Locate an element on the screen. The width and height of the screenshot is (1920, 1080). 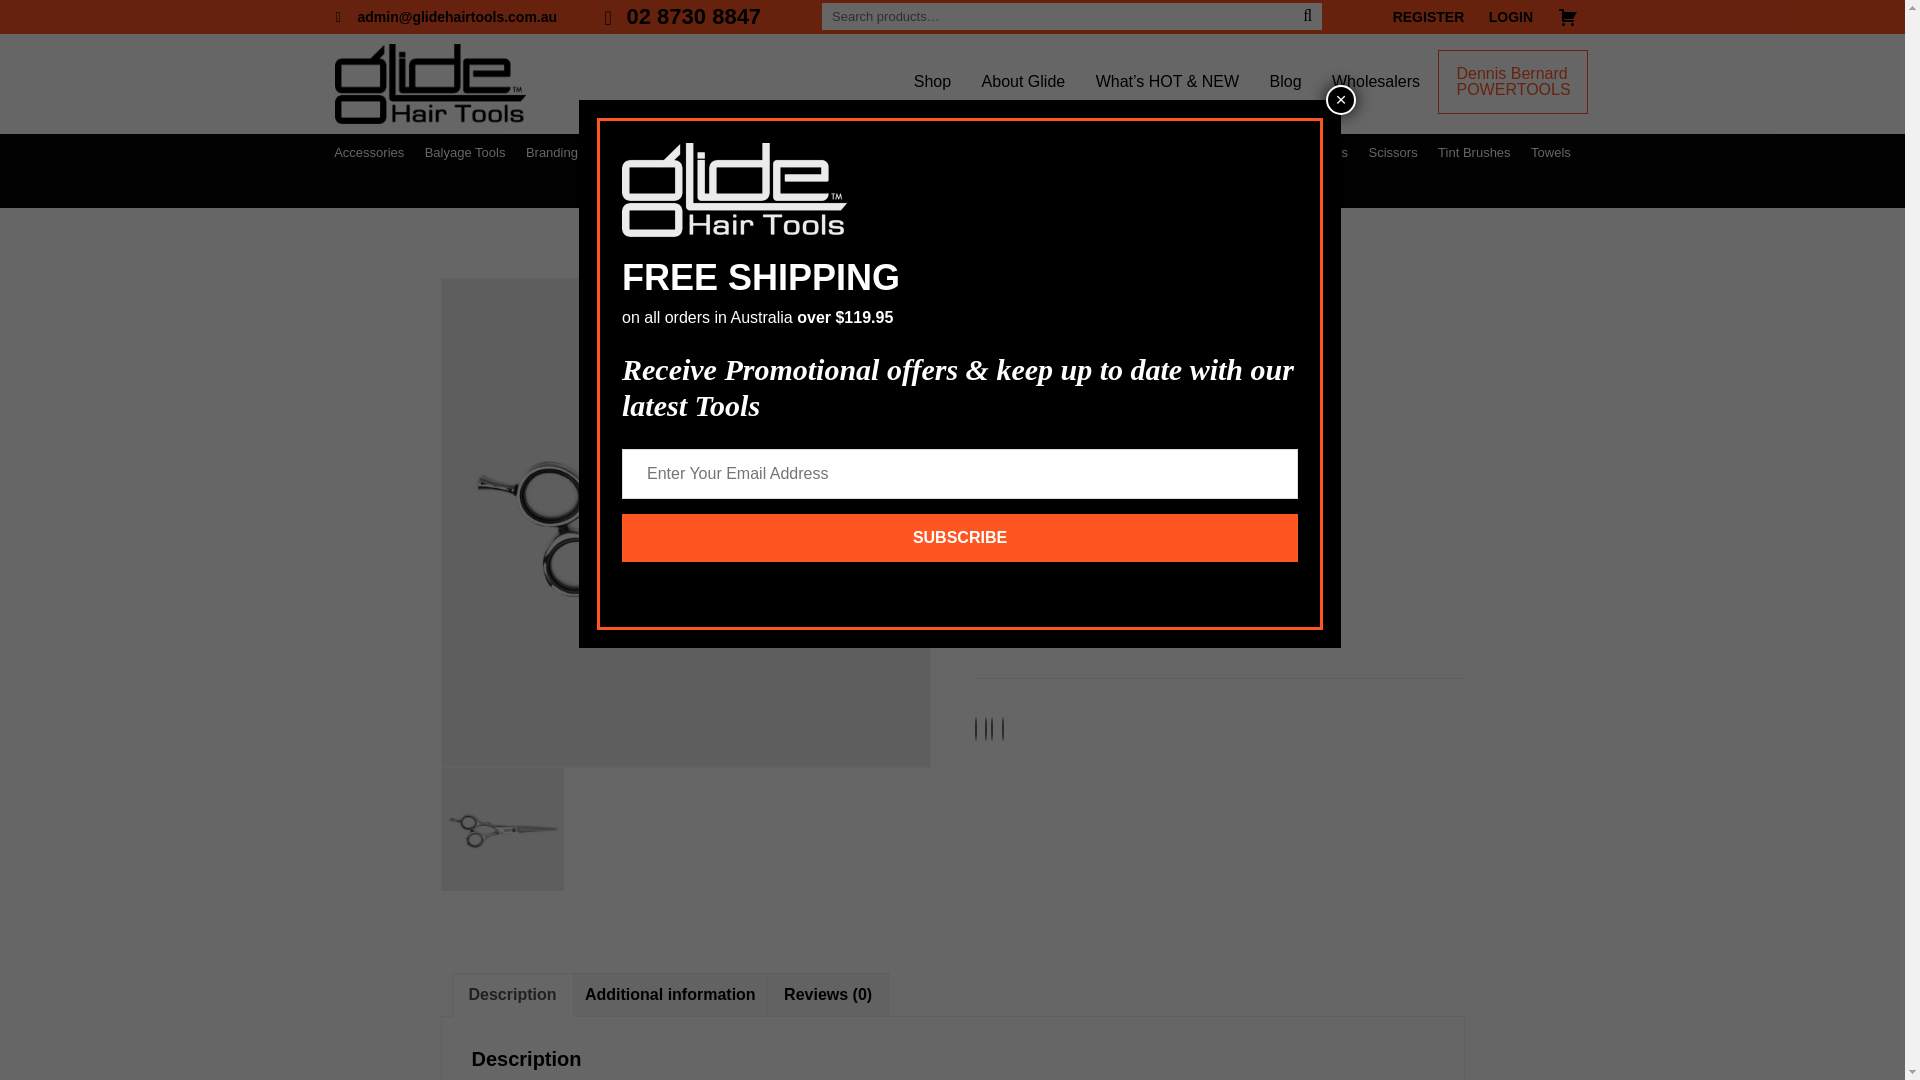
'Skip to primary navigation' is located at coordinates (0, 0).